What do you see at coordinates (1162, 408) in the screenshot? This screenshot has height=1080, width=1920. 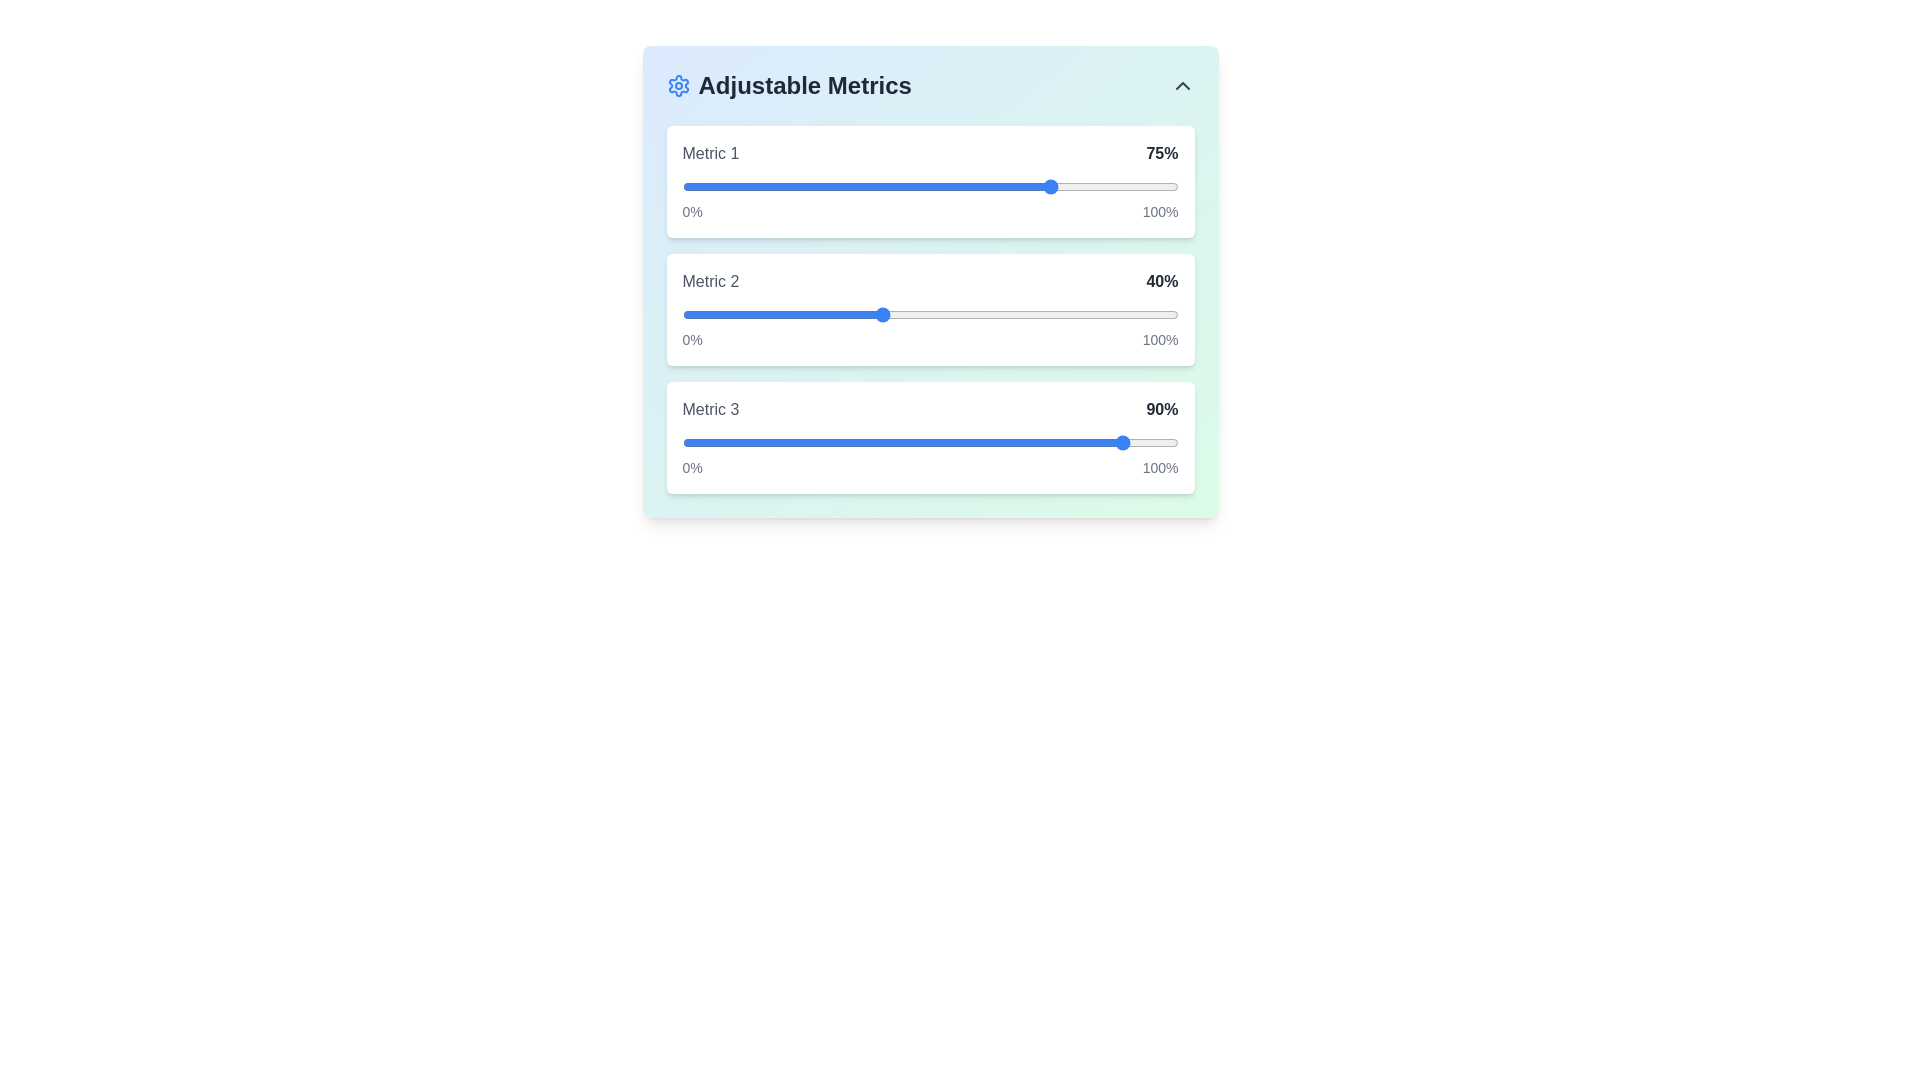 I see `the text label displaying the current value '90%' for 'Metric 3', which is located to the right of the 'Metric 3' label in the metrics widget` at bounding box center [1162, 408].